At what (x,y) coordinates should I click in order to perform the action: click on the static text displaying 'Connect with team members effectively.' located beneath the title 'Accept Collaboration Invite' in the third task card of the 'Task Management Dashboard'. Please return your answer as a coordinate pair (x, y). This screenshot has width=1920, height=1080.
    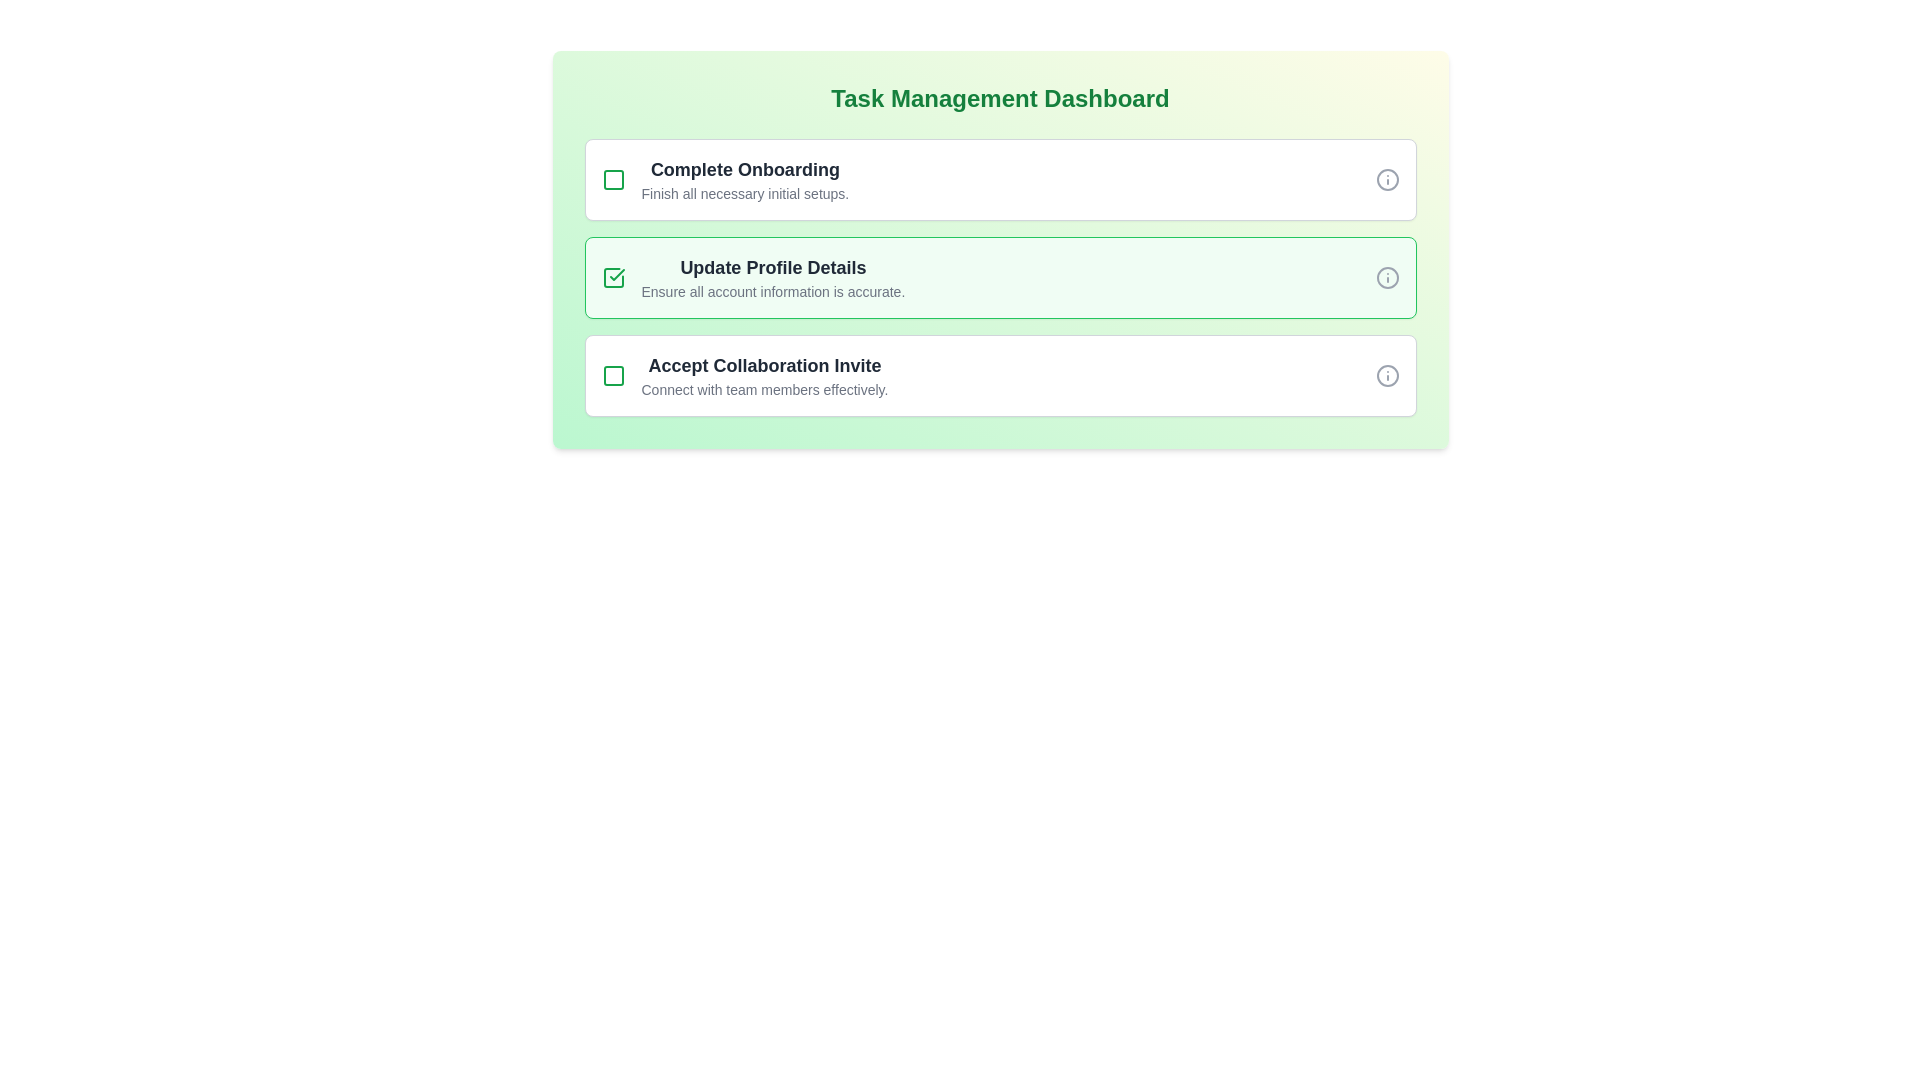
    Looking at the image, I should click on (763, 389).